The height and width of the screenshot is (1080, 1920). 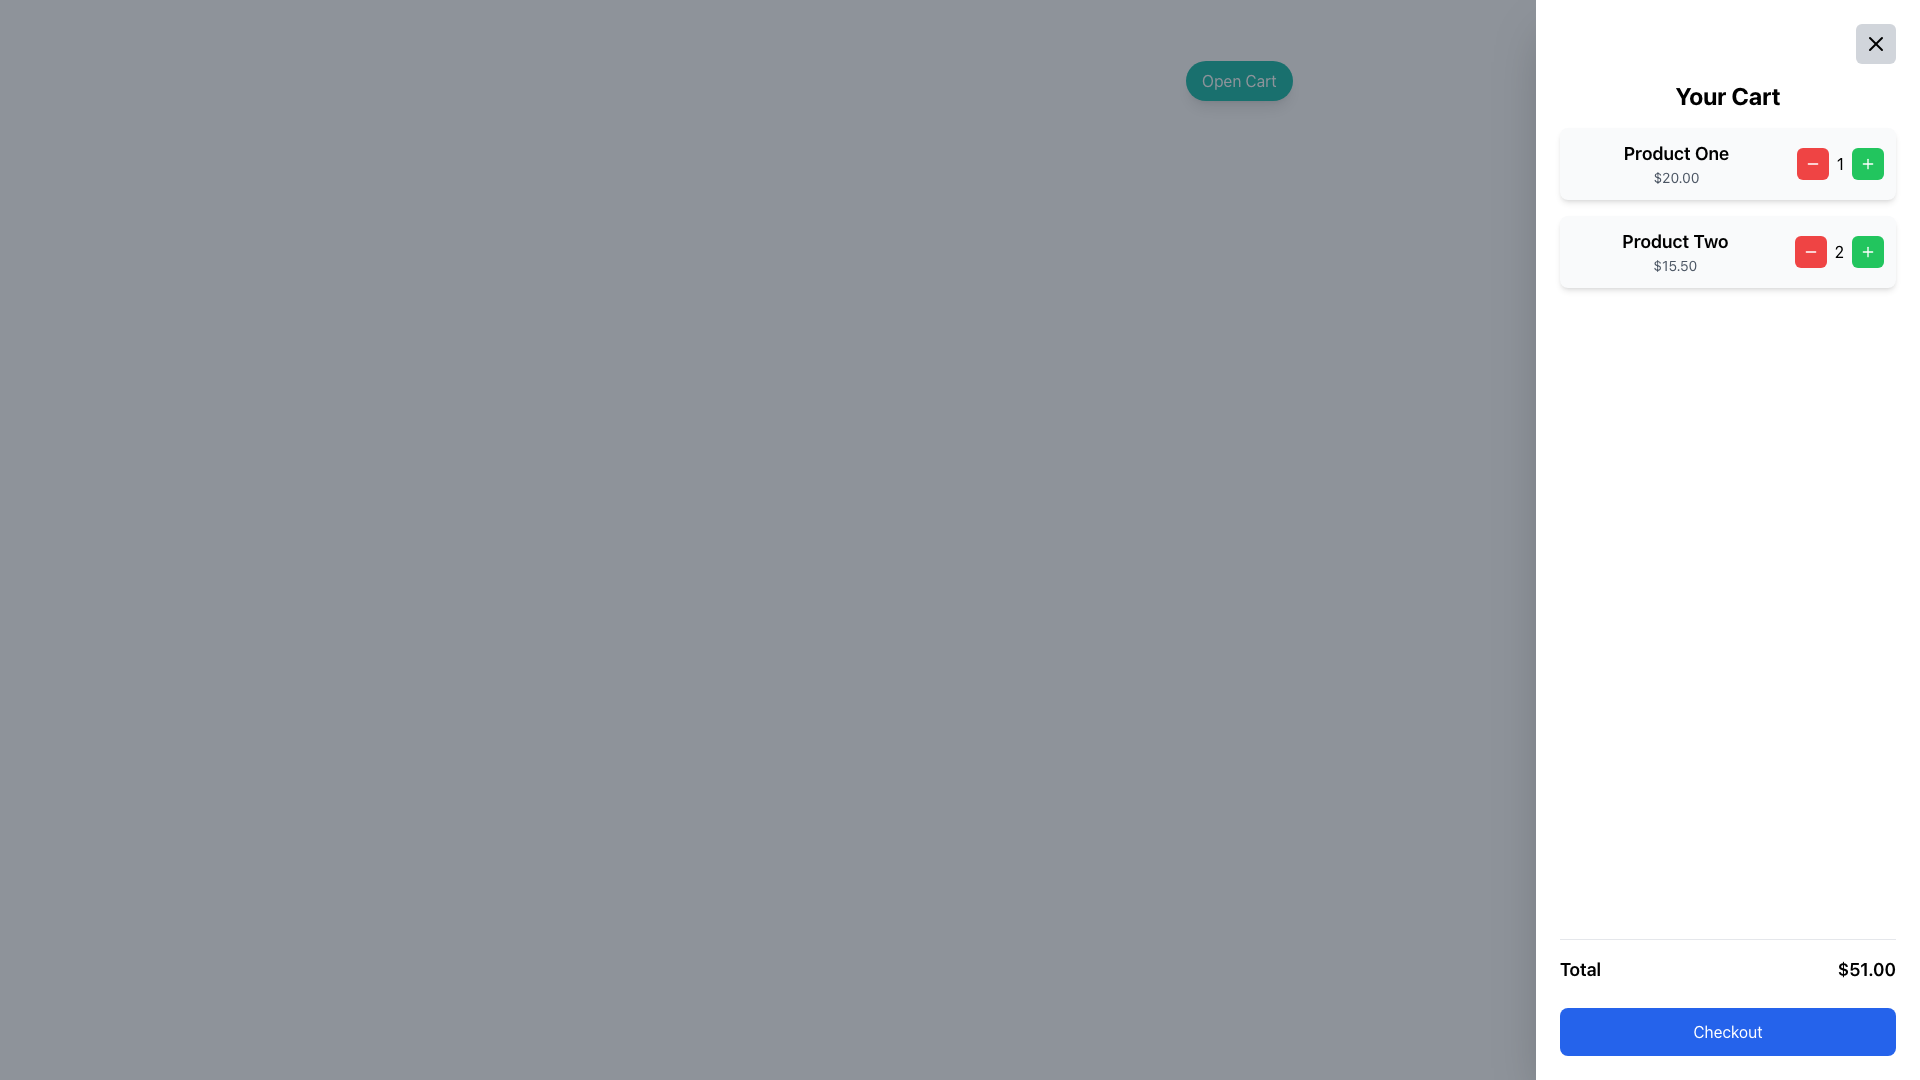 I want to click on the header text element reading 'Your Cart', which is styled in a bold, extra-large font and positioned at the top of the right-hand panel, so click(x=1727, y=96).